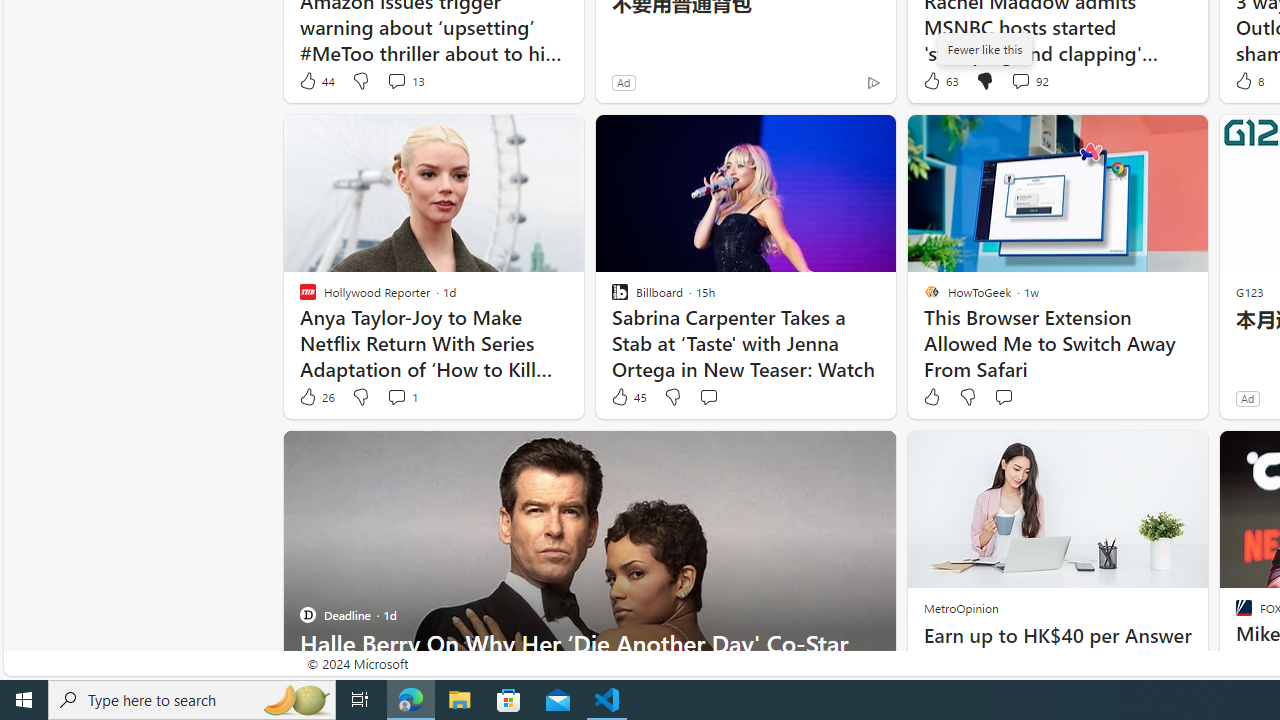  What do you see at coordinates (835, 455) in the screenshot?
I see `'Hide this story'` at bounding box center [835, 455].